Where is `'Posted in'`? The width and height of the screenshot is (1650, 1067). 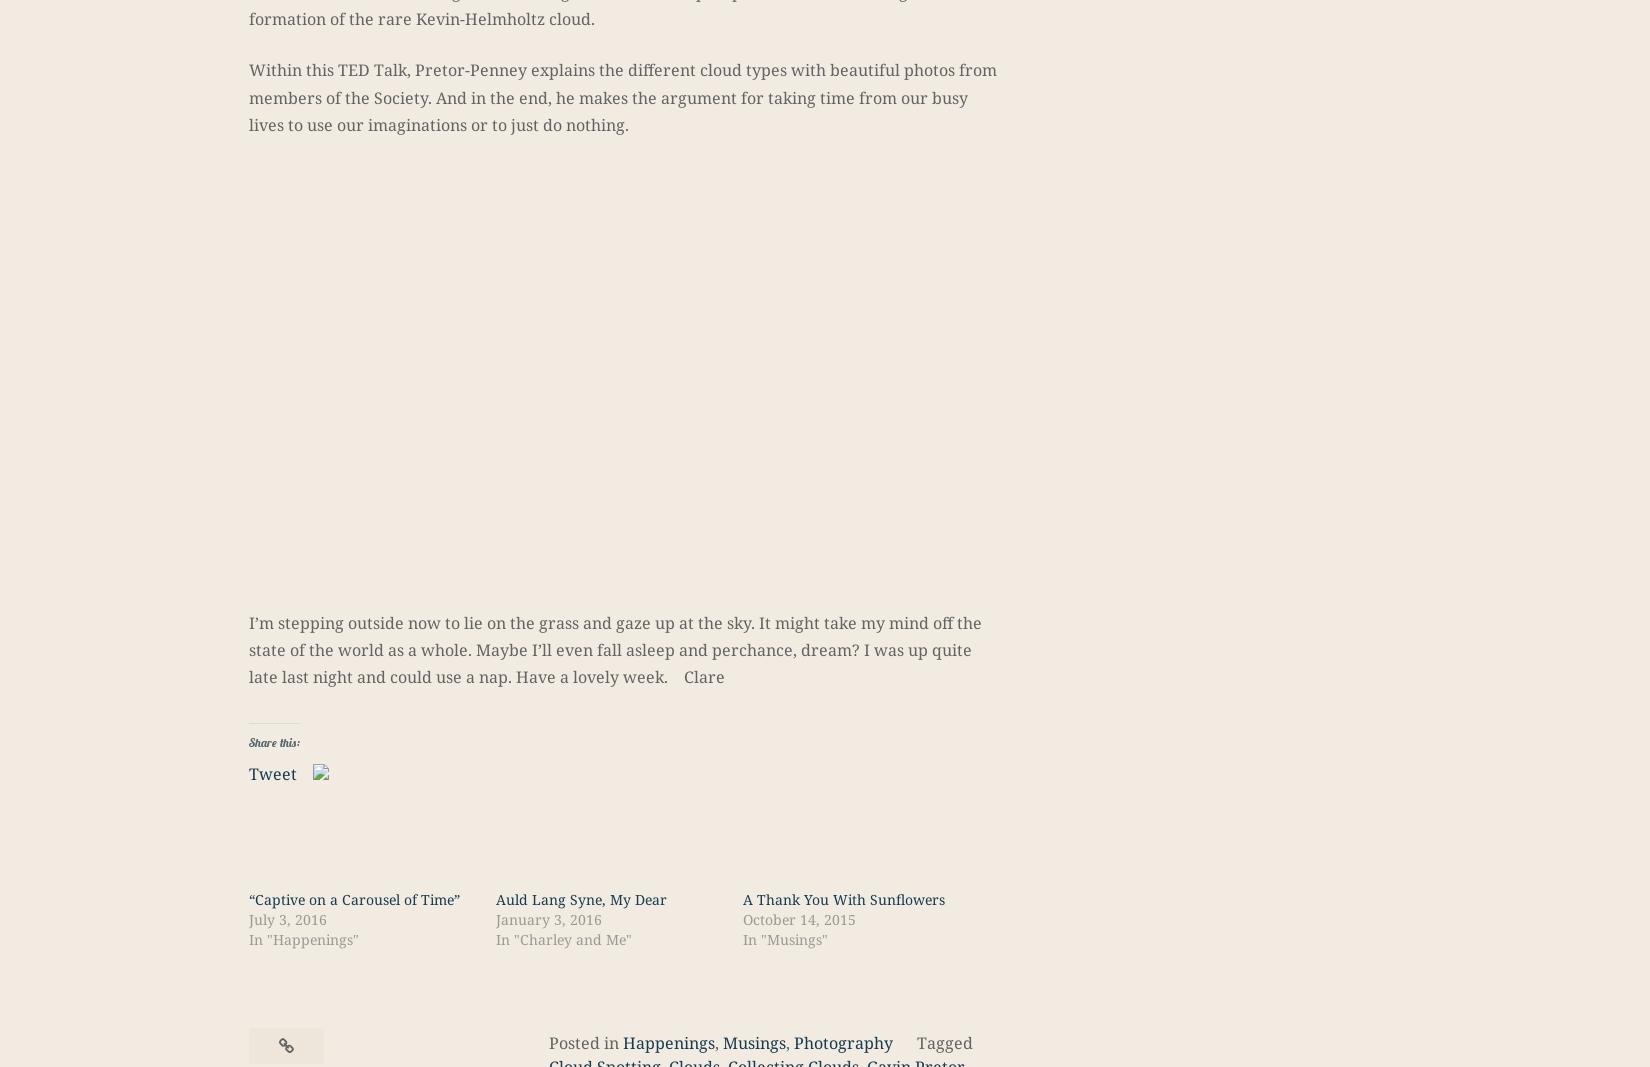
'Posted in' is located at coordinates (583, 1042).